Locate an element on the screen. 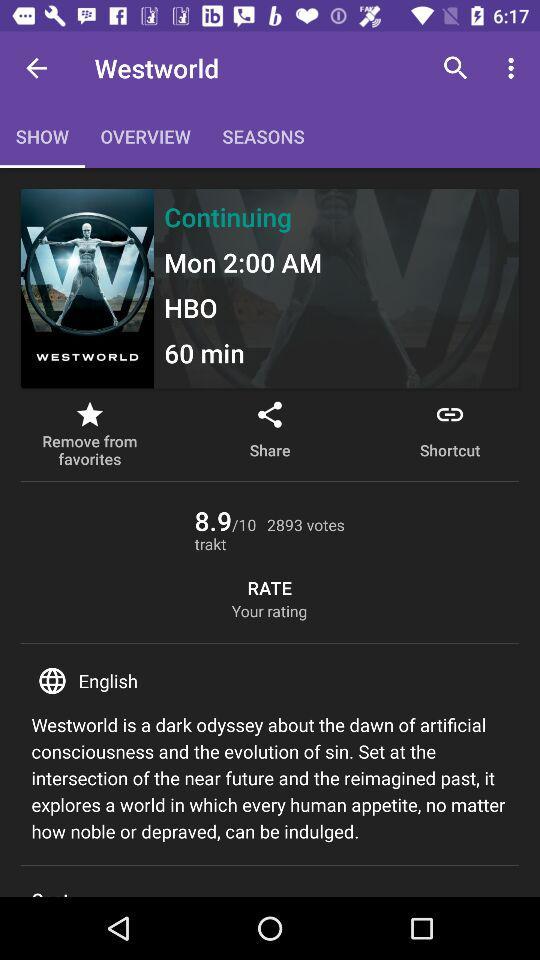  the content right to the westworld poster is located at coordinates (336, 287).